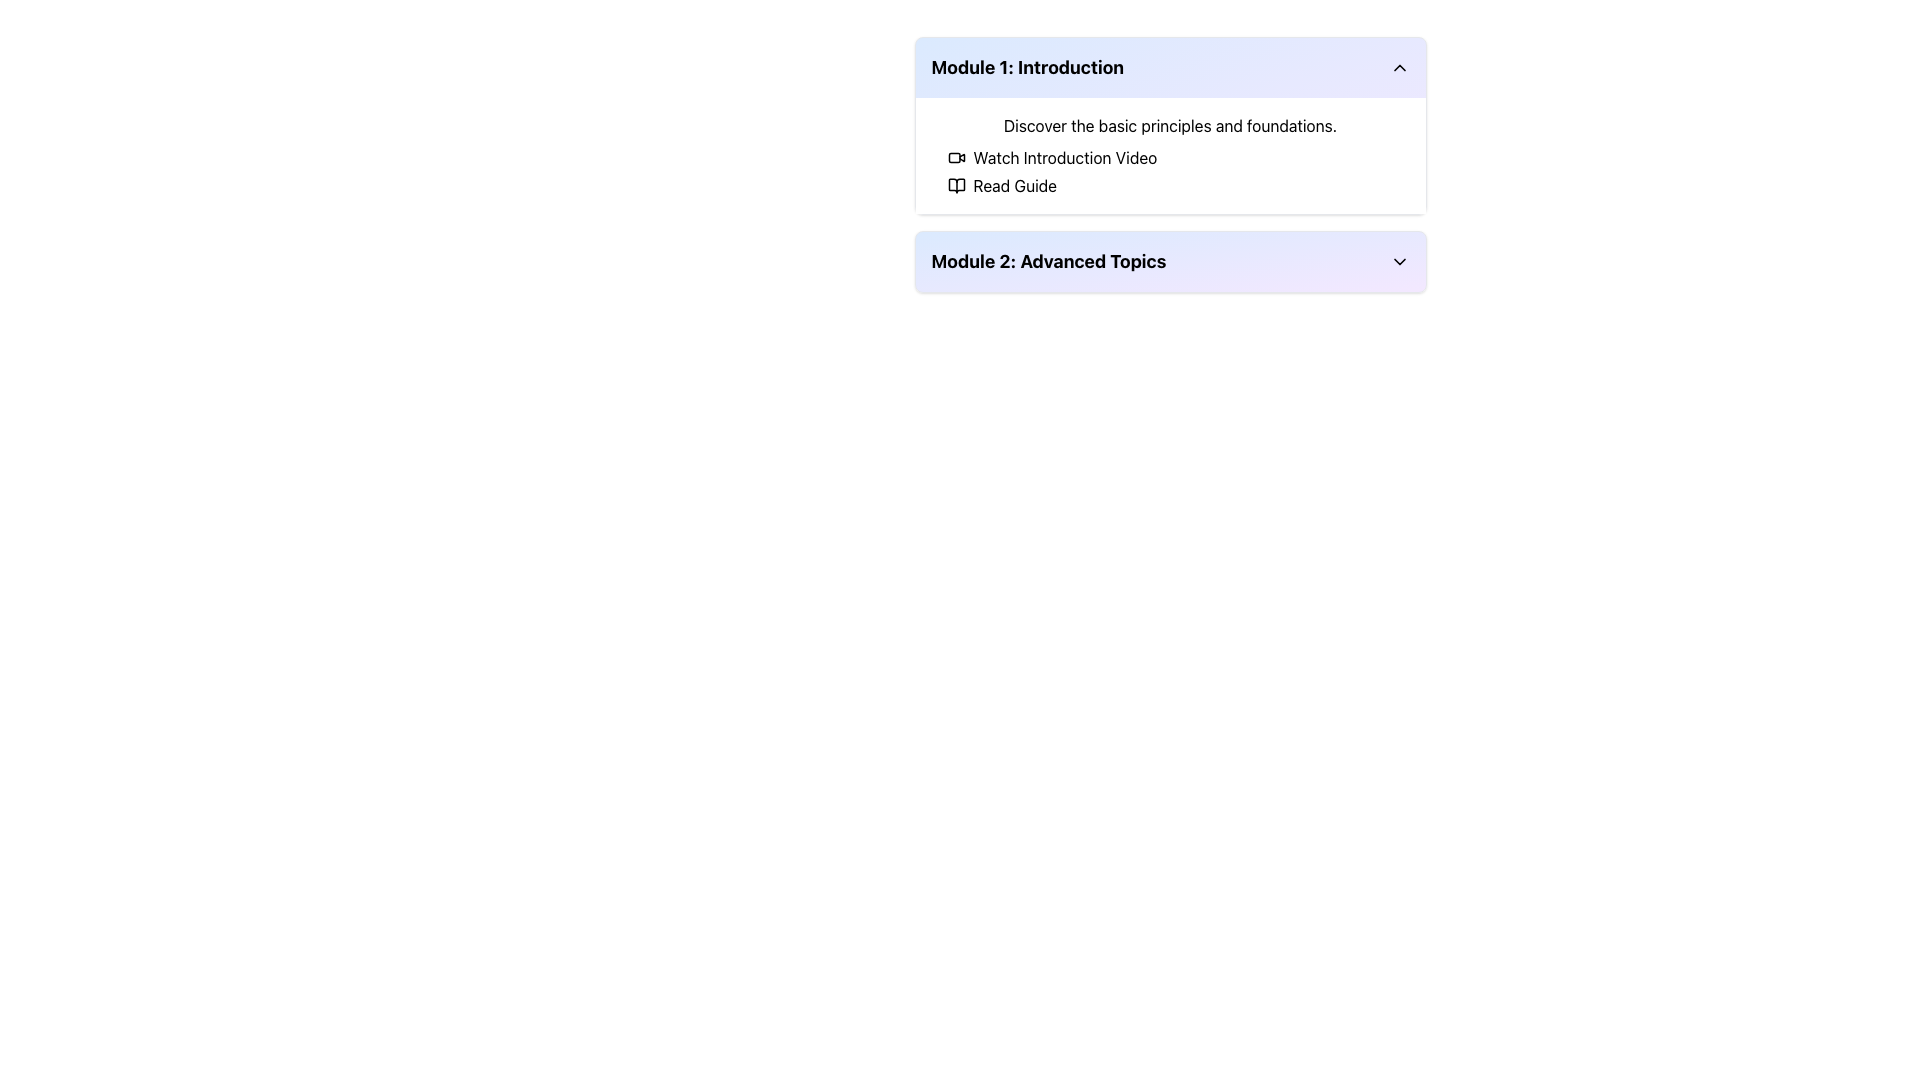 The width and height of the screenshot is (1920, 1080). I want to click on the video icon located in 'Module 1: Introduction', which features a rectangular body with rounded corners and a triangular play symbol, positioned to the left of the text 'Watch Introduction Video', so click(955, 157).